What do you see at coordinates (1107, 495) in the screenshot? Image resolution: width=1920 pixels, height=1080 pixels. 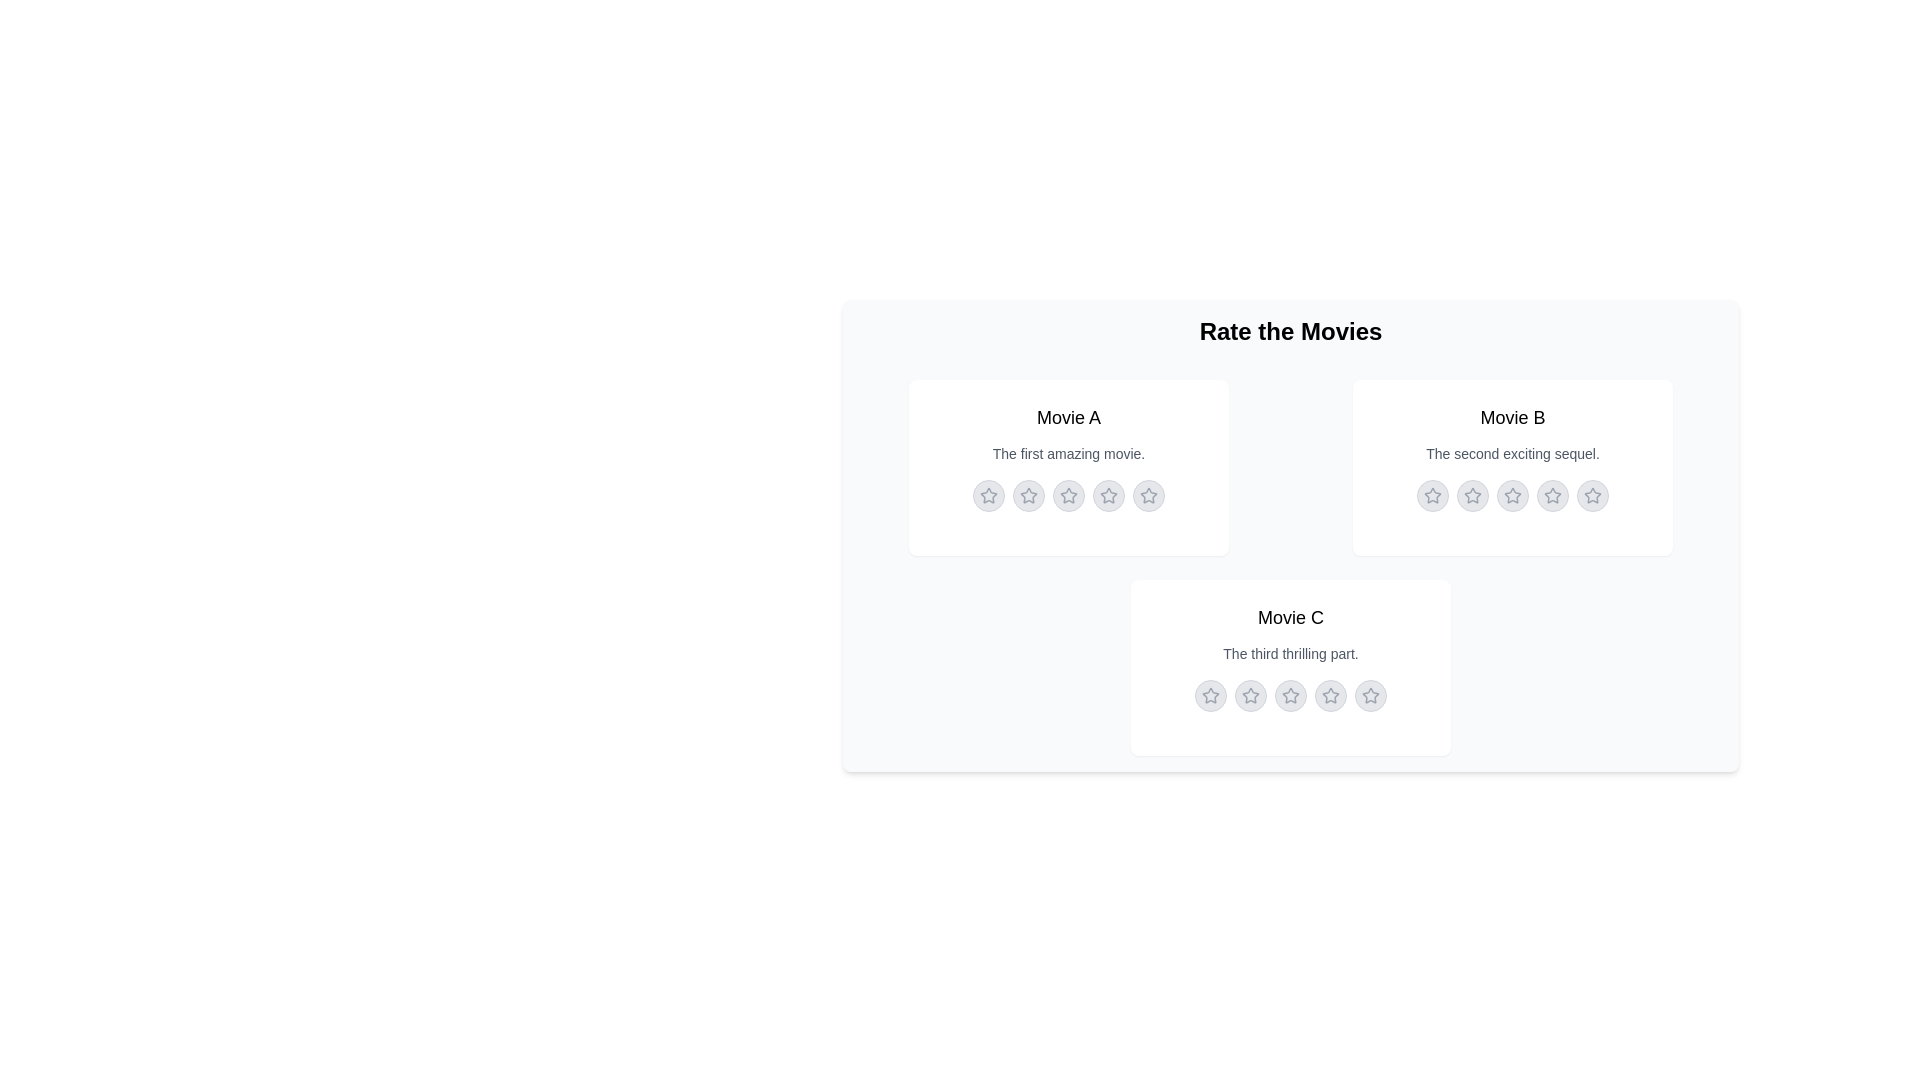 I see `the fourth button in the horizontal row of five buttons within the 'Movie A' card` at bounding box center [1107, 495].